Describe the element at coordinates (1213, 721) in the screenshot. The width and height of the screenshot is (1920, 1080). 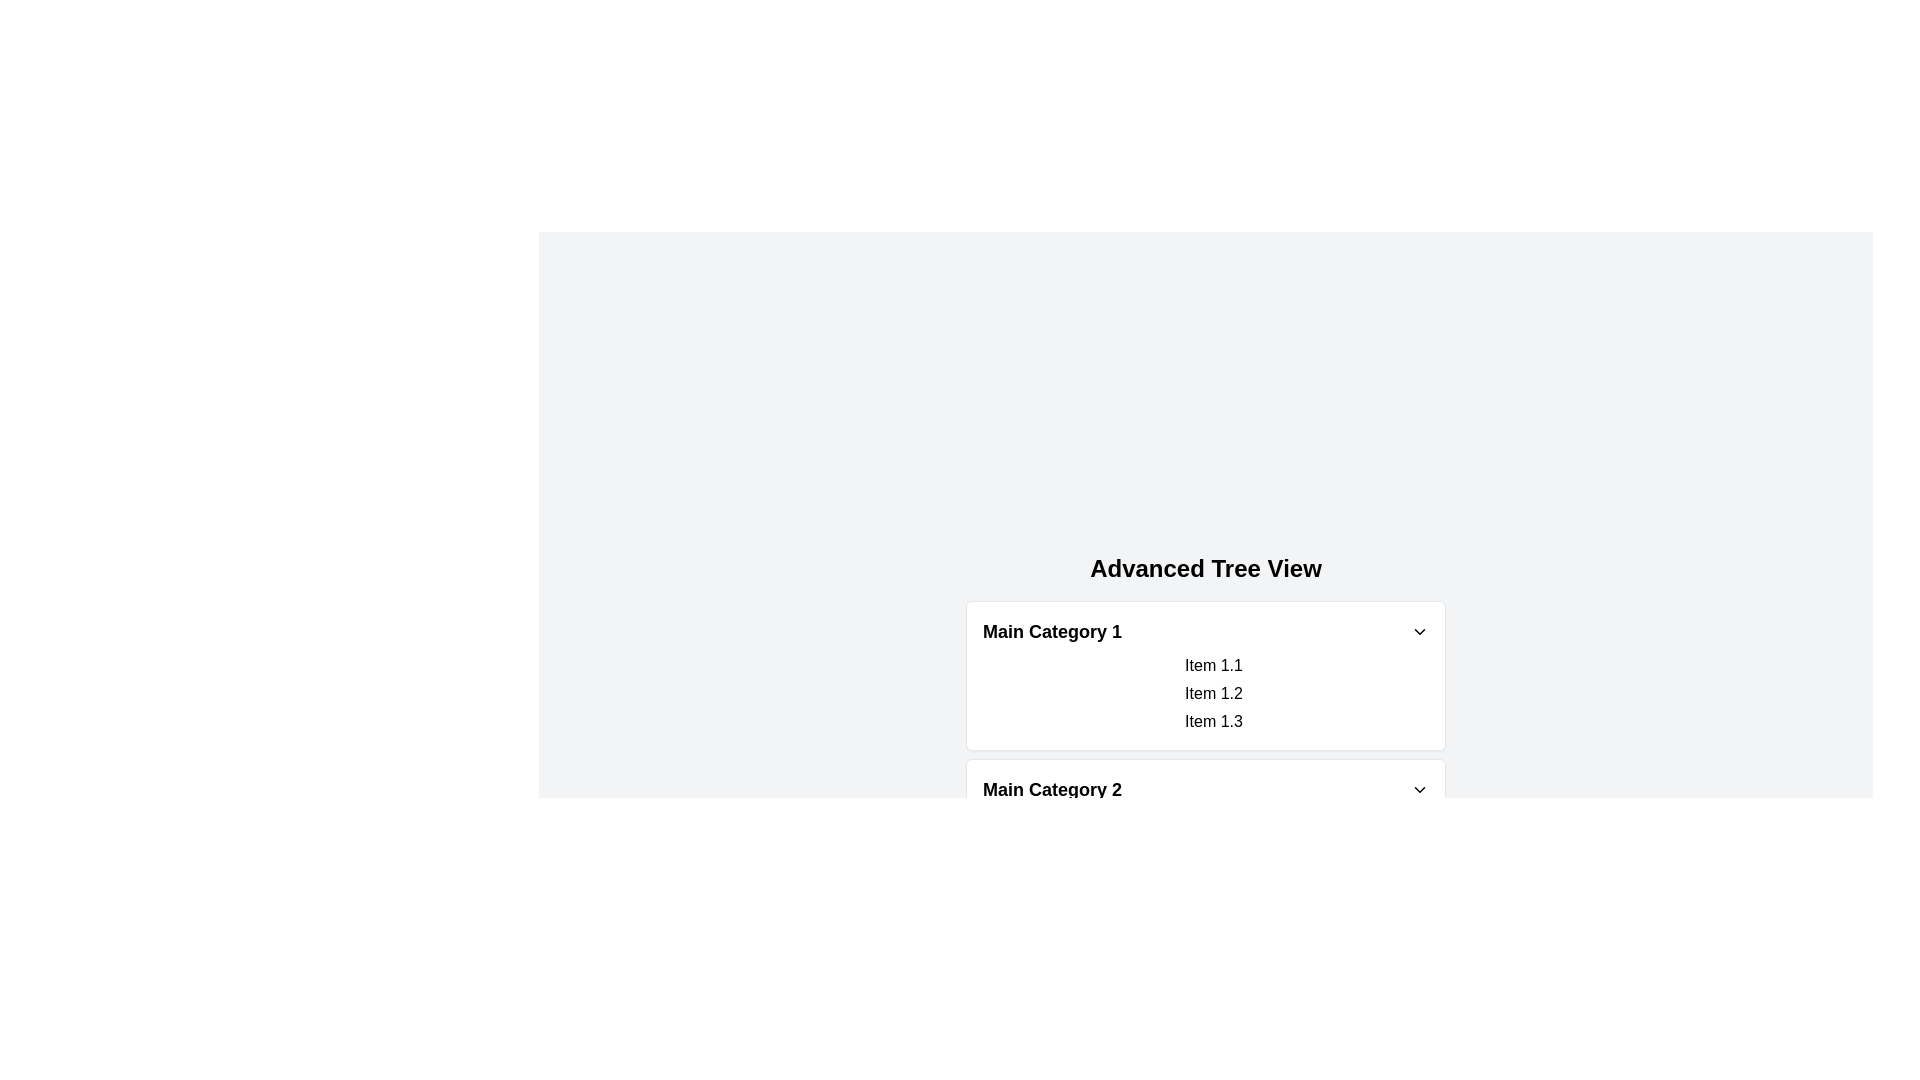
I see `the text label displaying 'Item 1.3', which is the third item under 'Main Category 1'` at that location.